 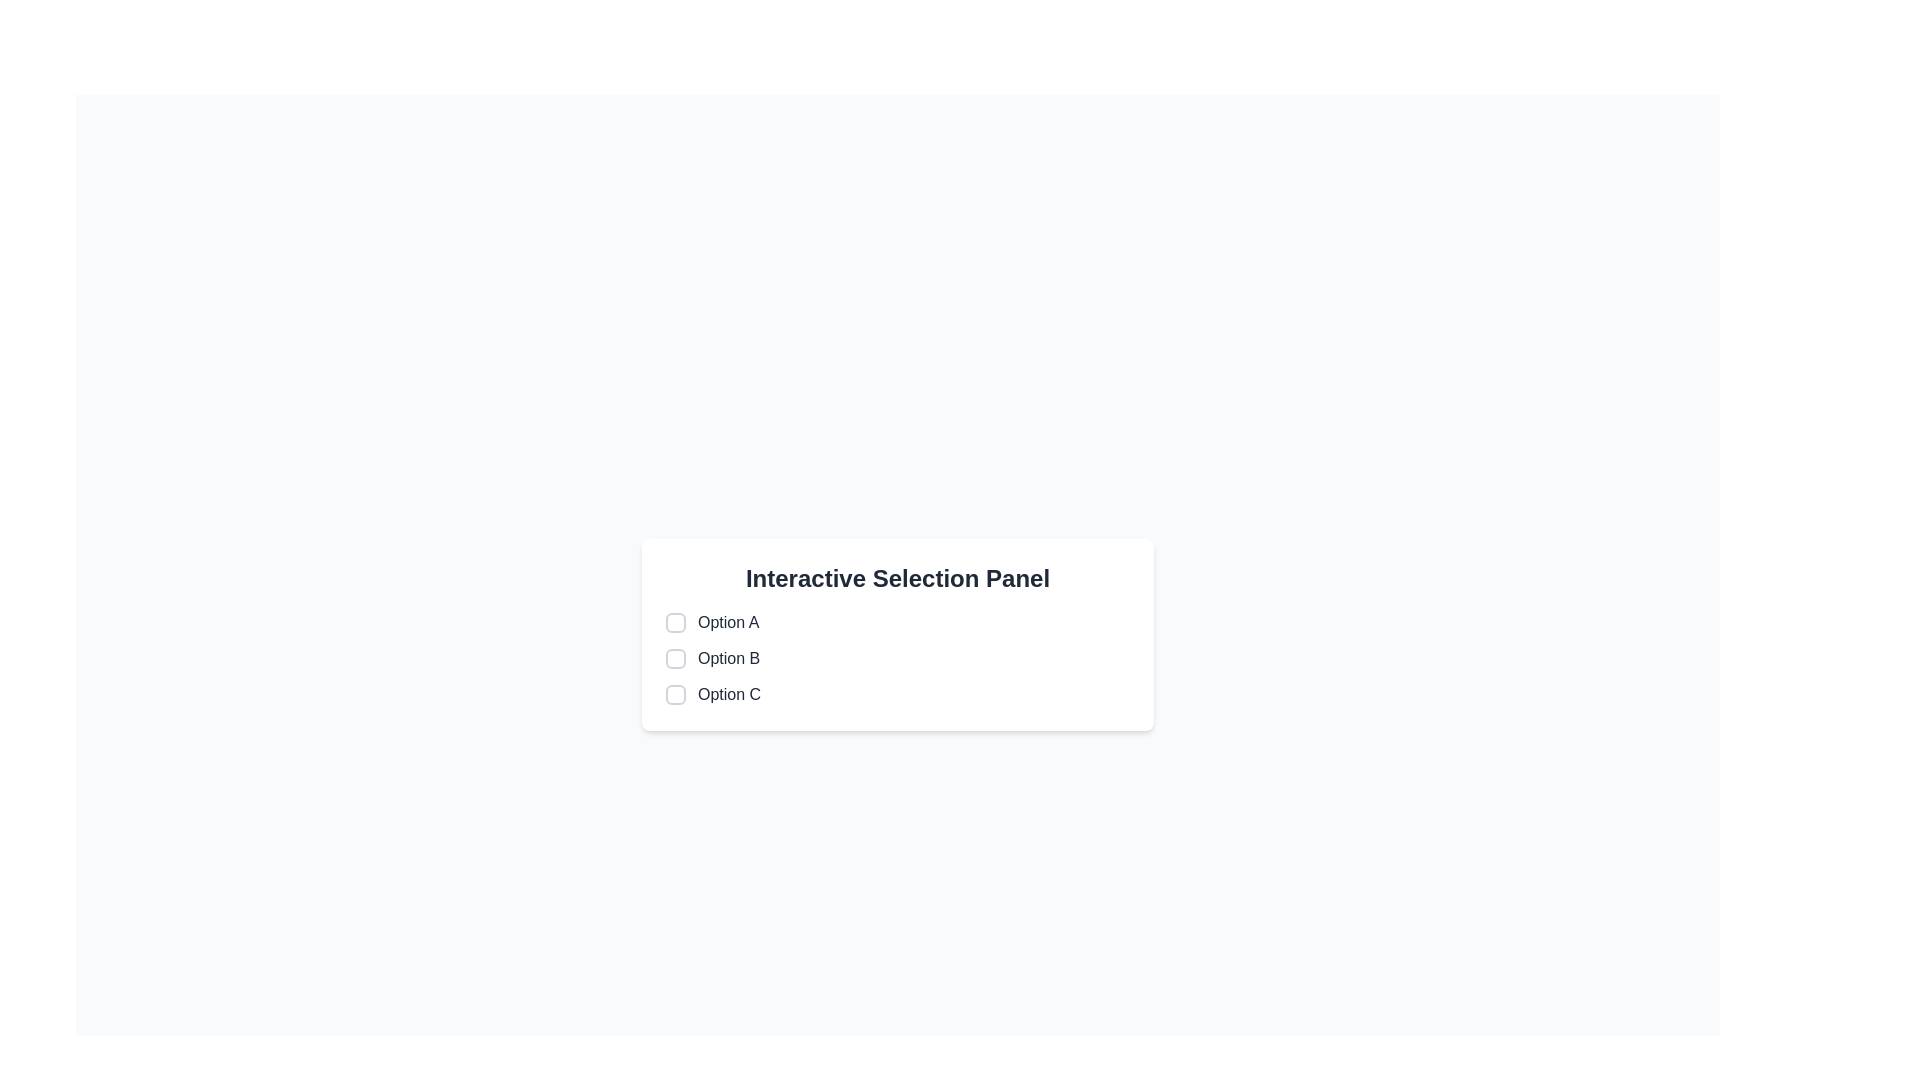 What do you see at coordinates (727, 622) in the screenshot?
I see `text label displaying 'Option A' located in the interactive selection panel, which is styled with a gray font color and is the first option in the list` at bounding box center [727, 622].